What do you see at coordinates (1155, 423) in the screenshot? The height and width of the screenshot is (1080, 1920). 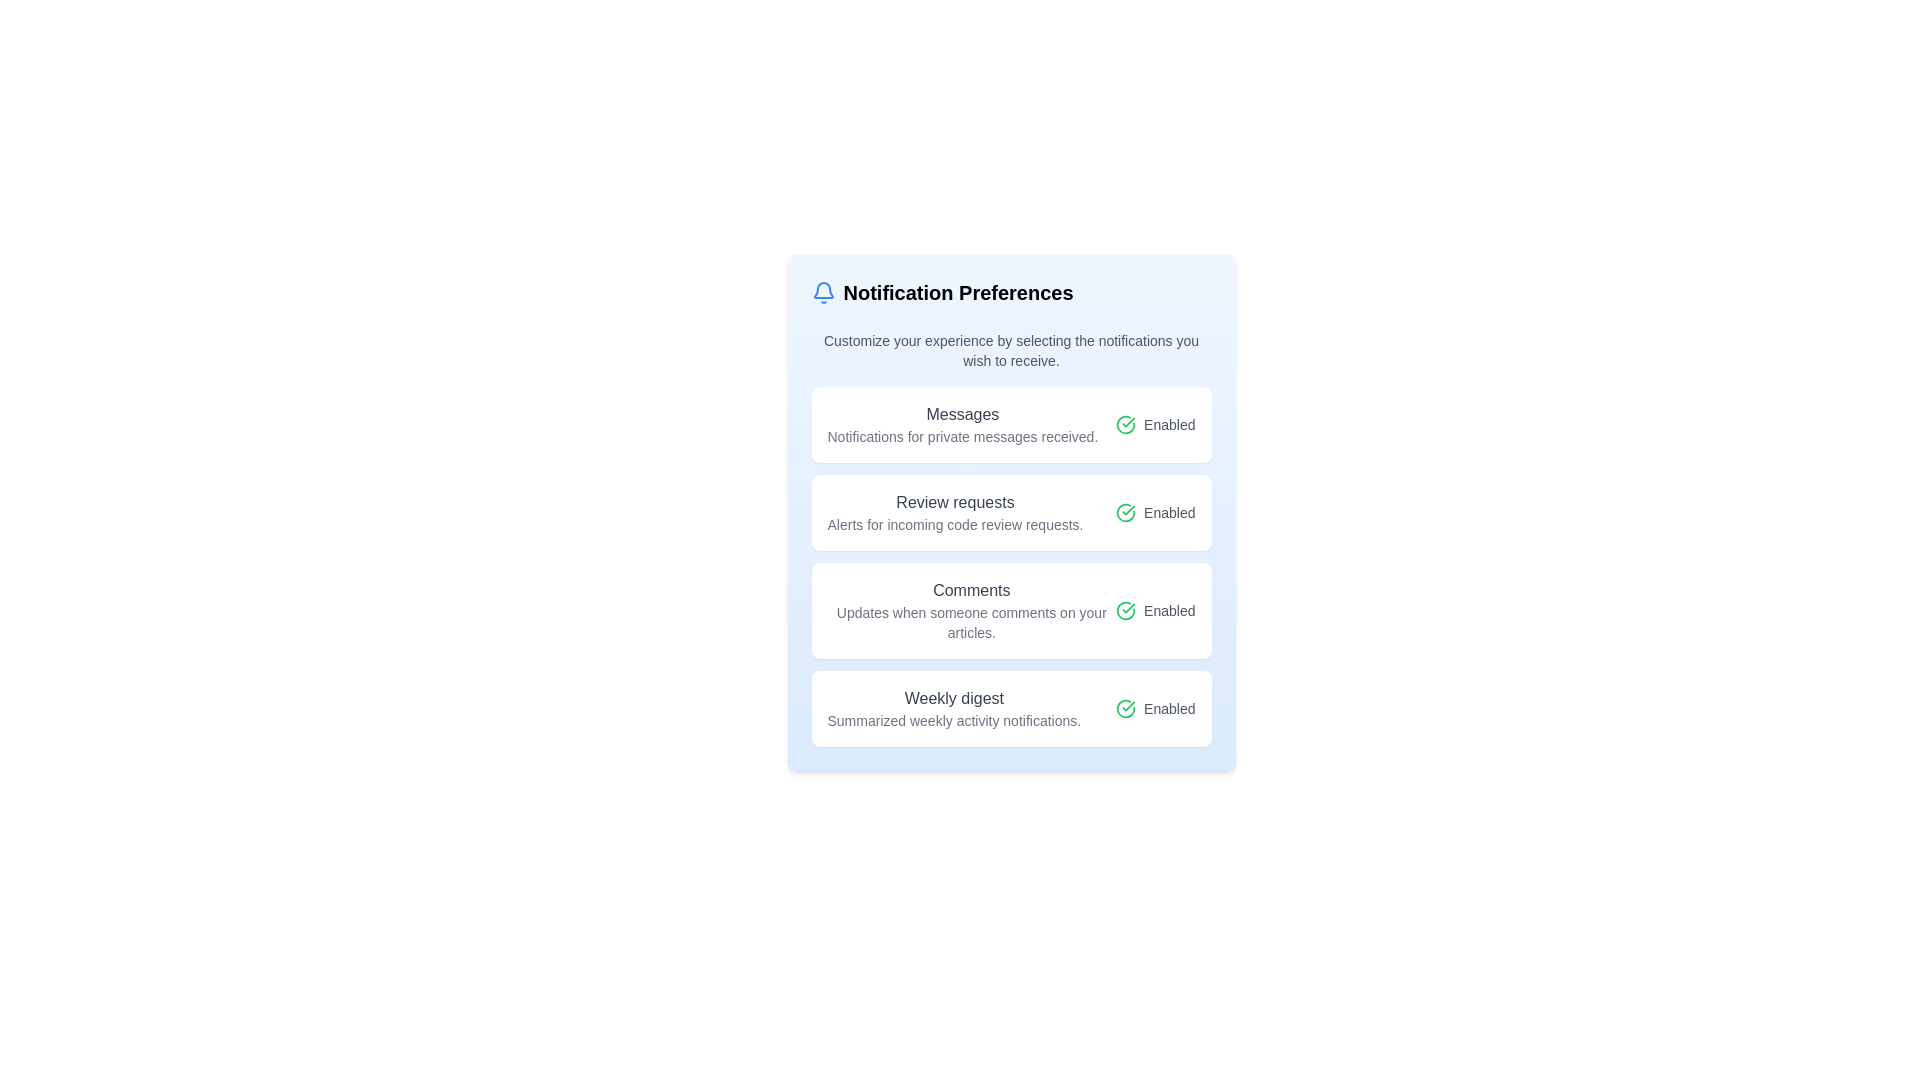 I see `the Status Indicator with the text 'Enabled' and a green check-circle icon, located within the 'Messages' panel under 'Notification Preferences'` at bounding box center [1155, 423].